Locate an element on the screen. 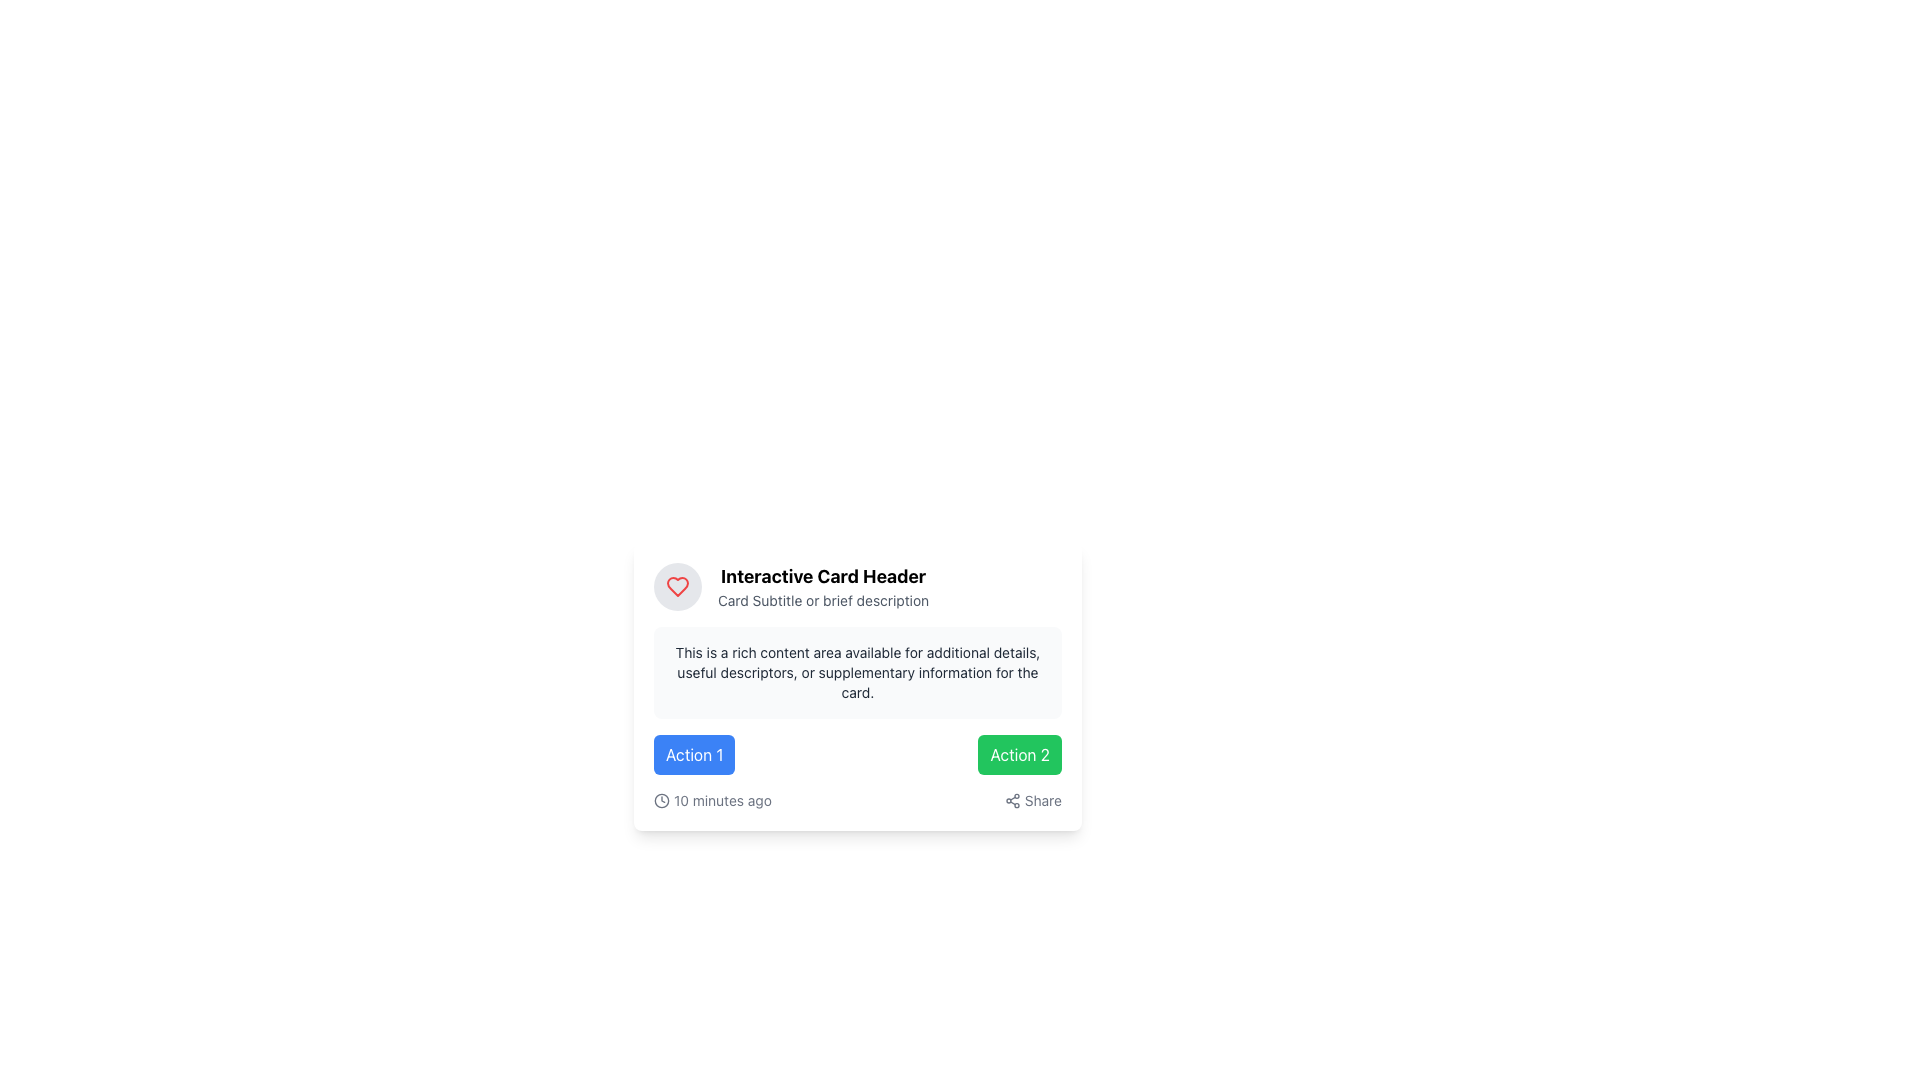 Image resolution: width=1920 pixels, height=1080 pixels. the small circular clock icon located to the left of the text '10 minutes ago' in the bottom-left section of the card layout is located at coordinates (662, 800).